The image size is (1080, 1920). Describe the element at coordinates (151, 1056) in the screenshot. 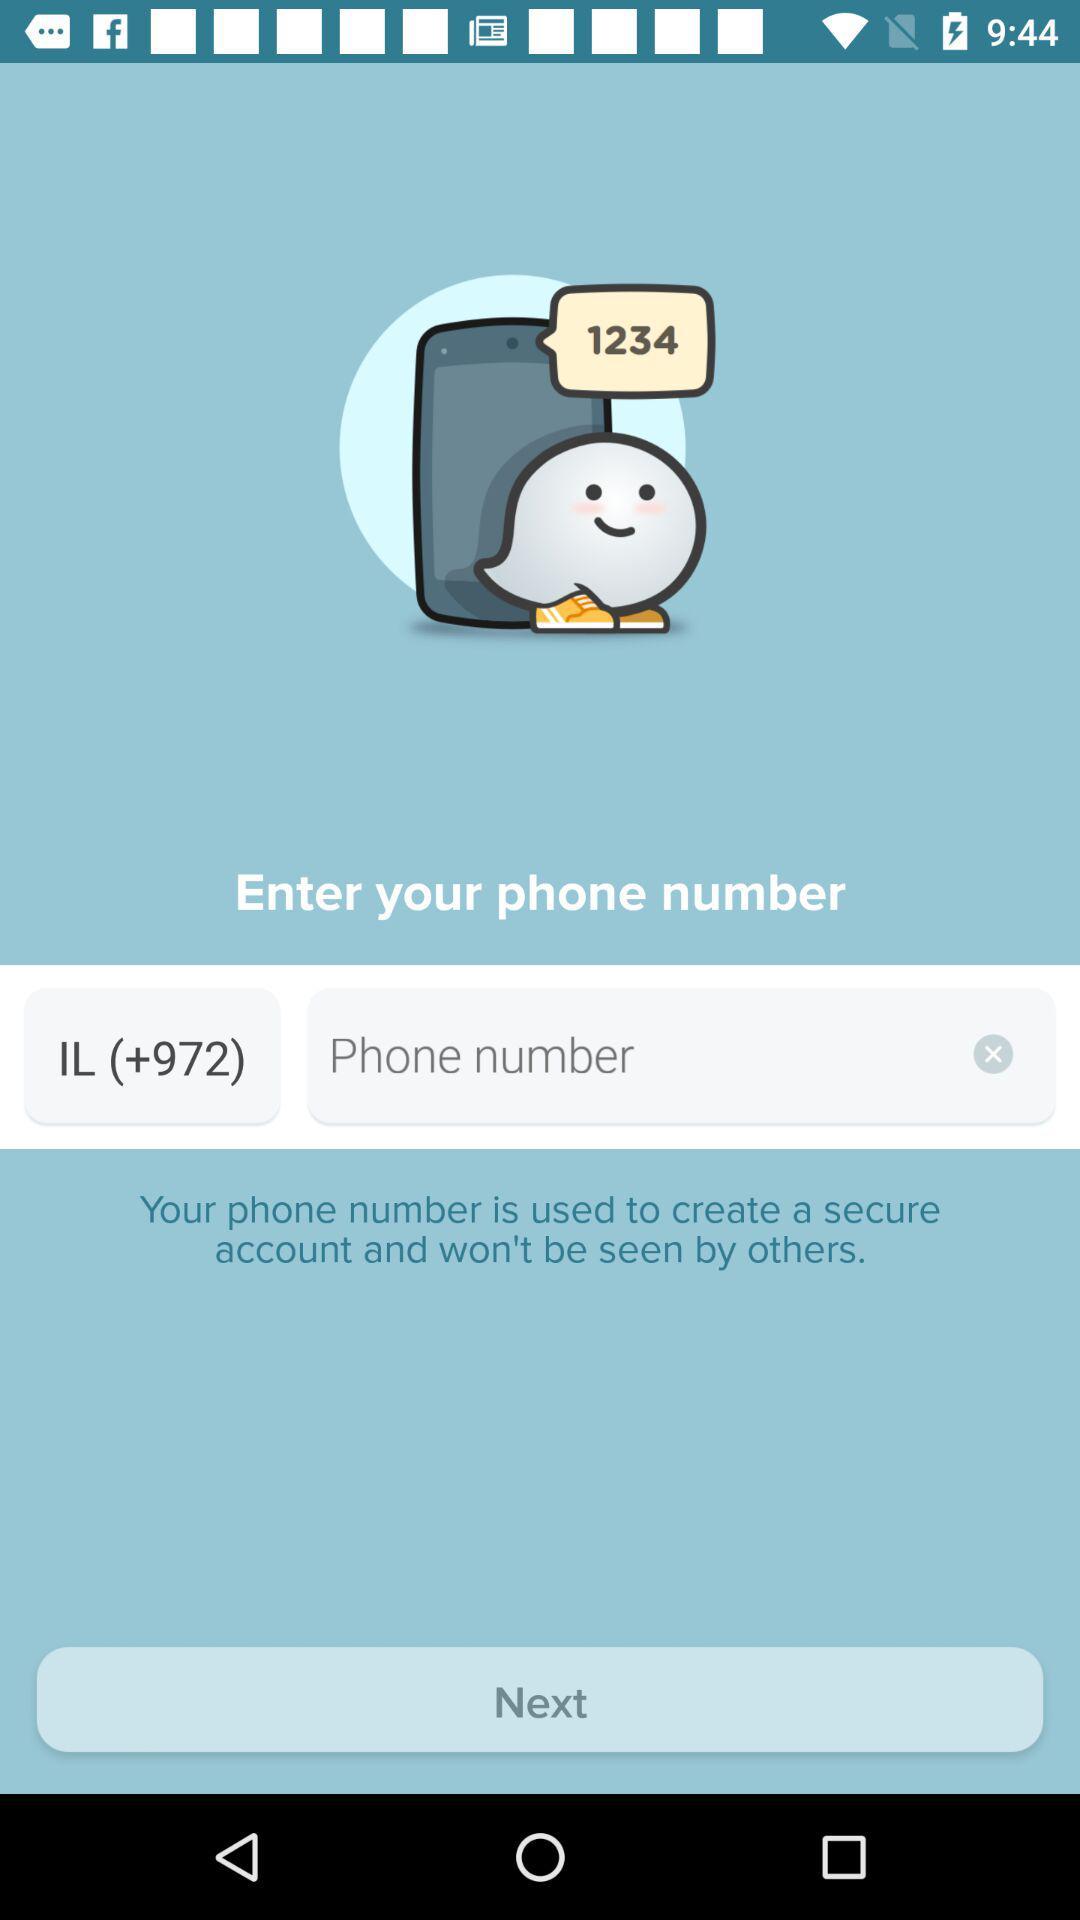

I see `the icon above your phone number item` at that location.